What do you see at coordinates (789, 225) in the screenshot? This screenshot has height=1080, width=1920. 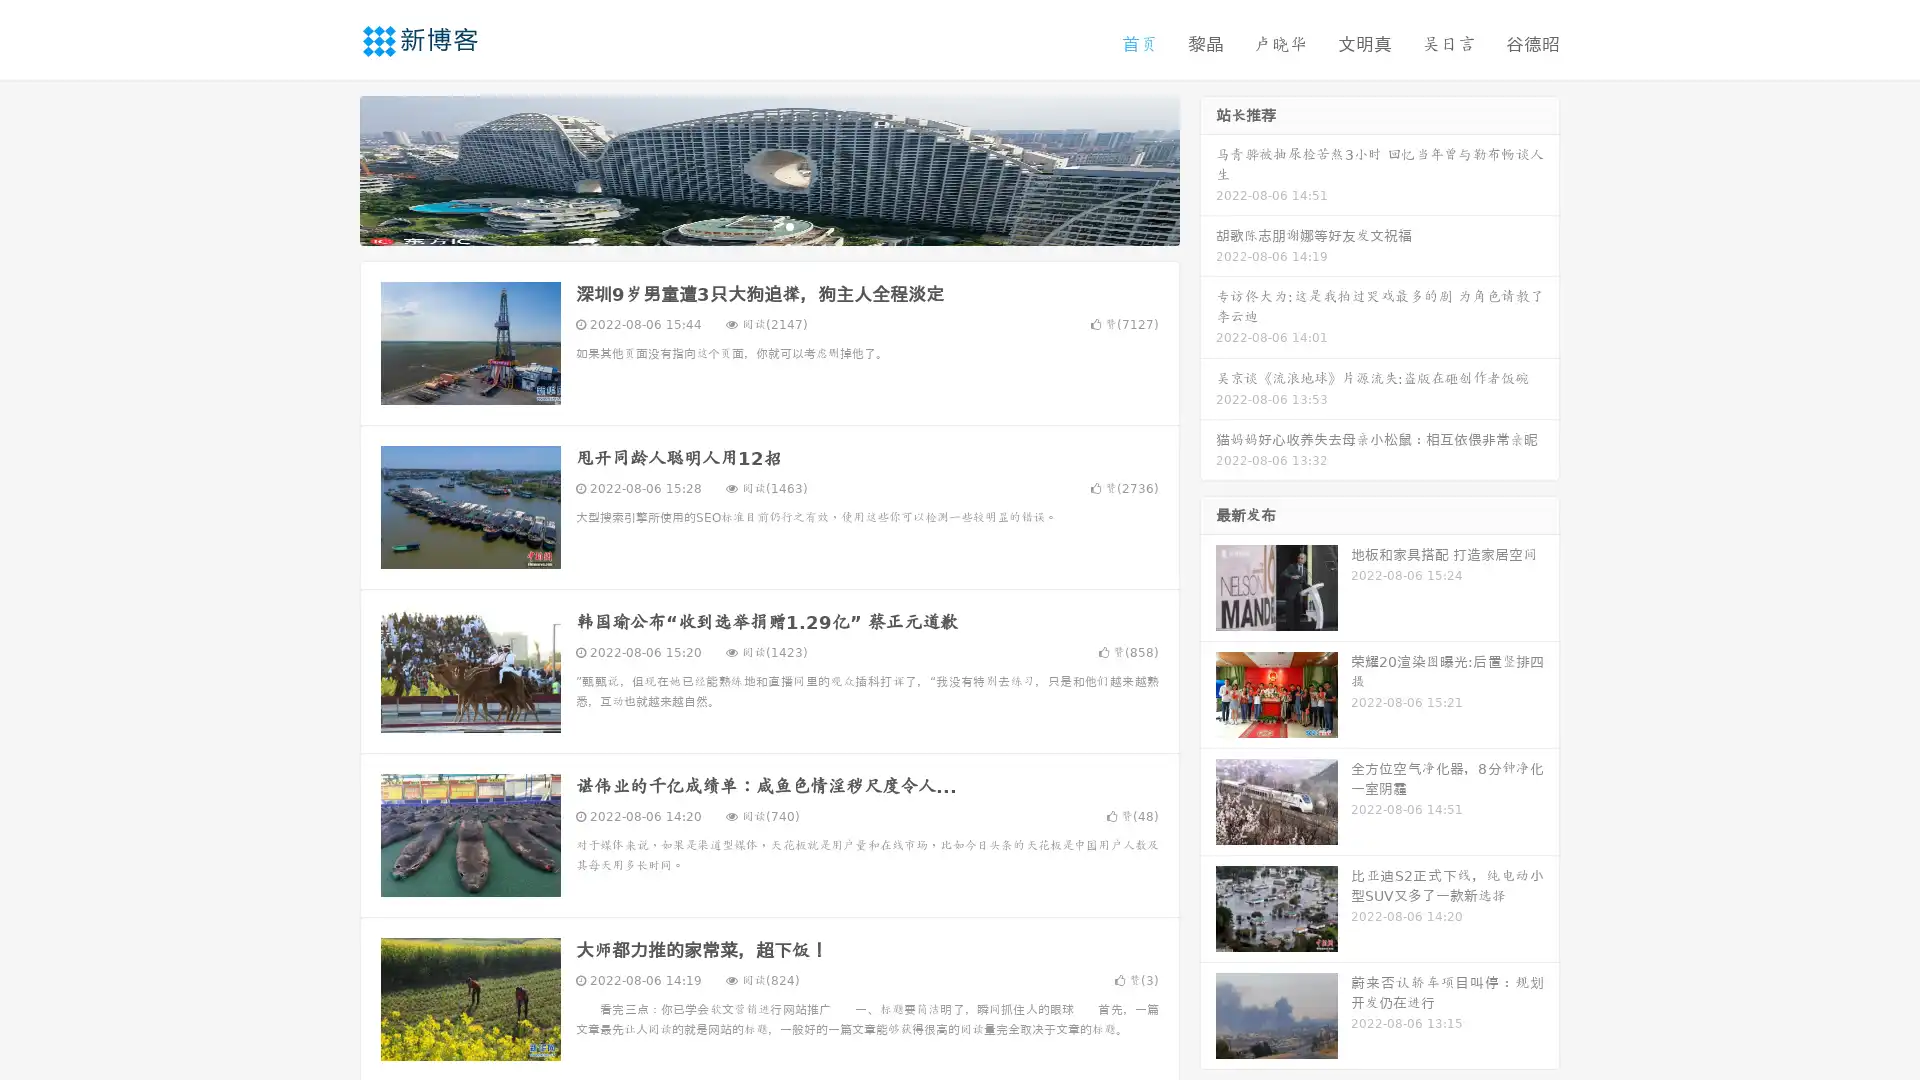 I see `Go to slide 3` at bounding box center [789, 225].